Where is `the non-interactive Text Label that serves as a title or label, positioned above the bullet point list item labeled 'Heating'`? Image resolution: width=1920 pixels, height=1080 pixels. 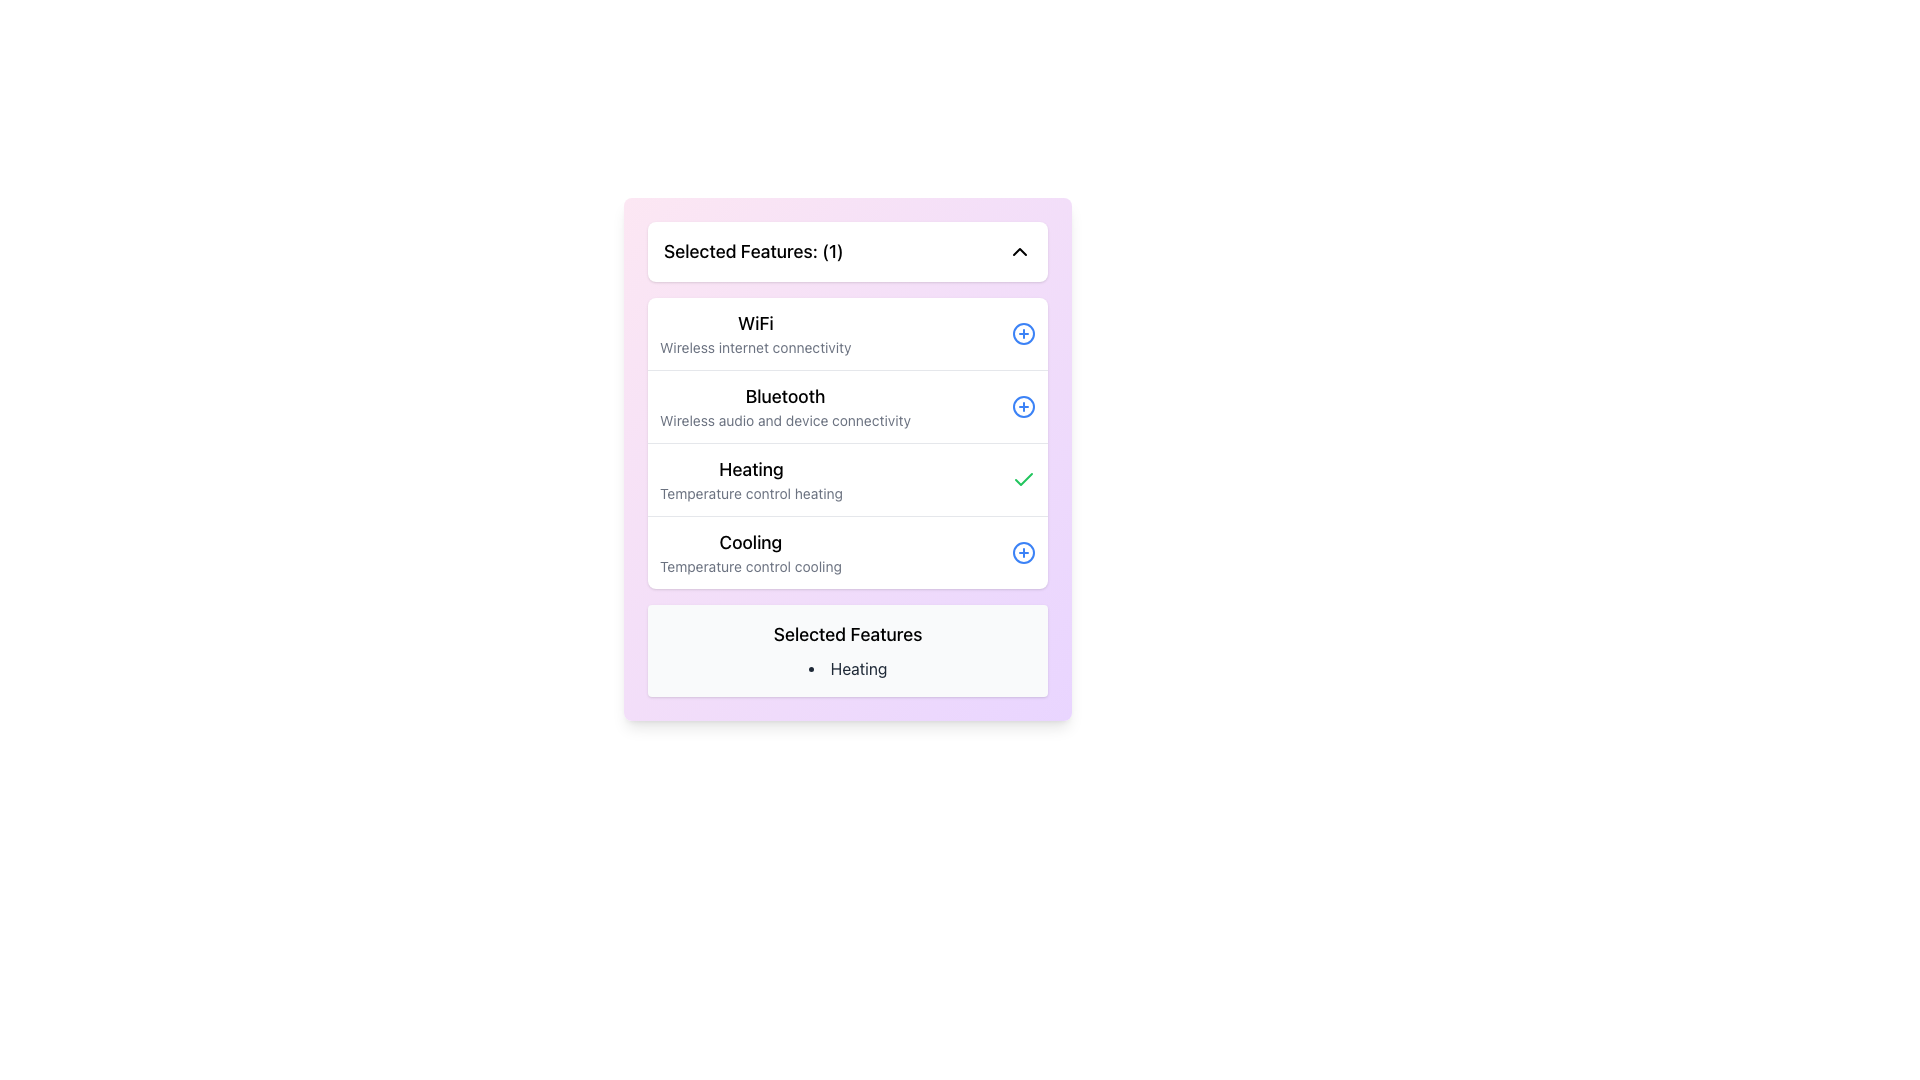 the non-interactive Text Label that serves as a title or label, positioned above the bullet point list item labeled 'Heating' is located at coordinates (848, 635).